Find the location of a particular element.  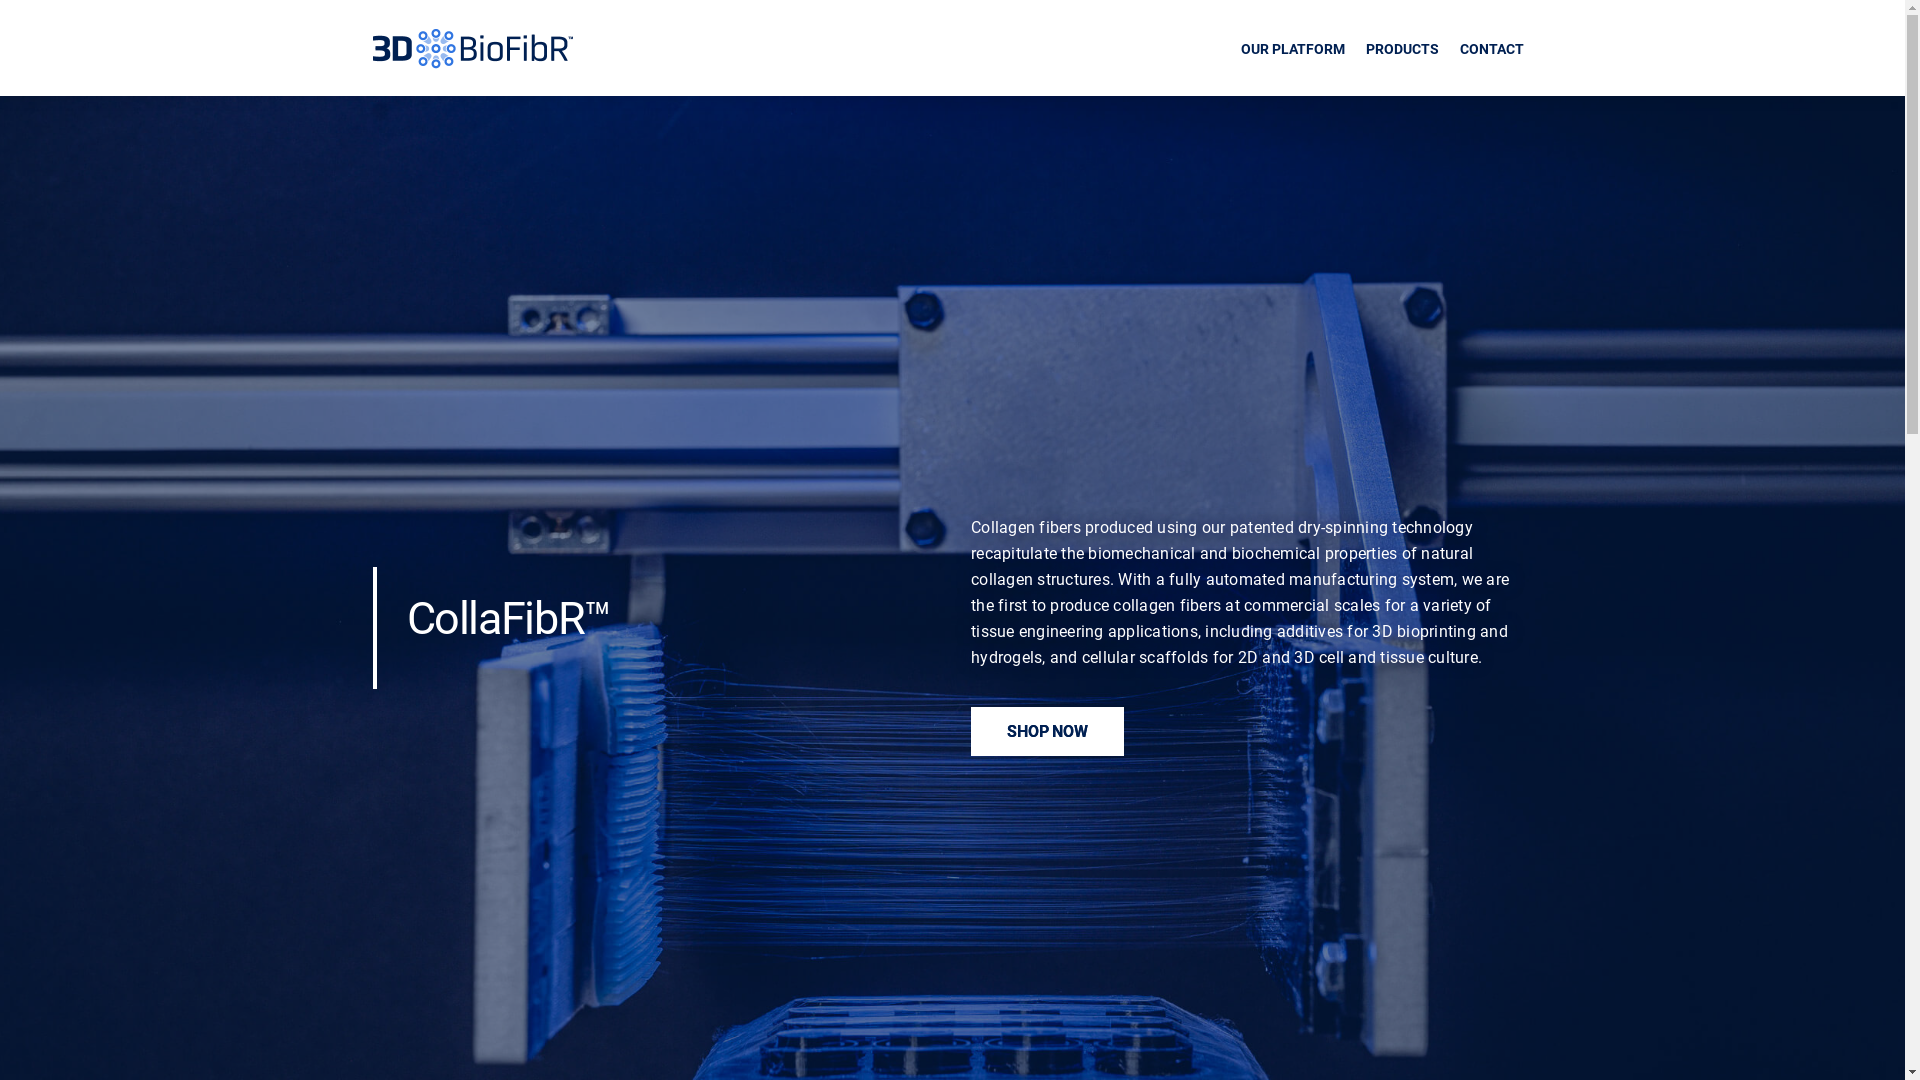

'PRODUCTS' is located at coordinates (1401, 42).